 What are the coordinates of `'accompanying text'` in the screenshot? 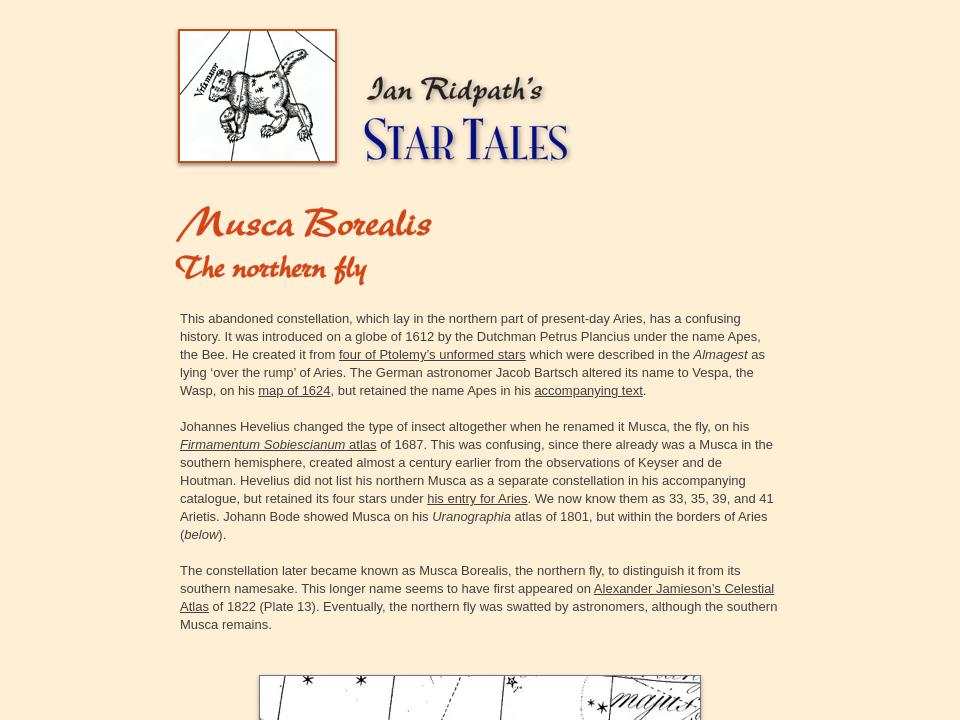 It's located at (588, 390).